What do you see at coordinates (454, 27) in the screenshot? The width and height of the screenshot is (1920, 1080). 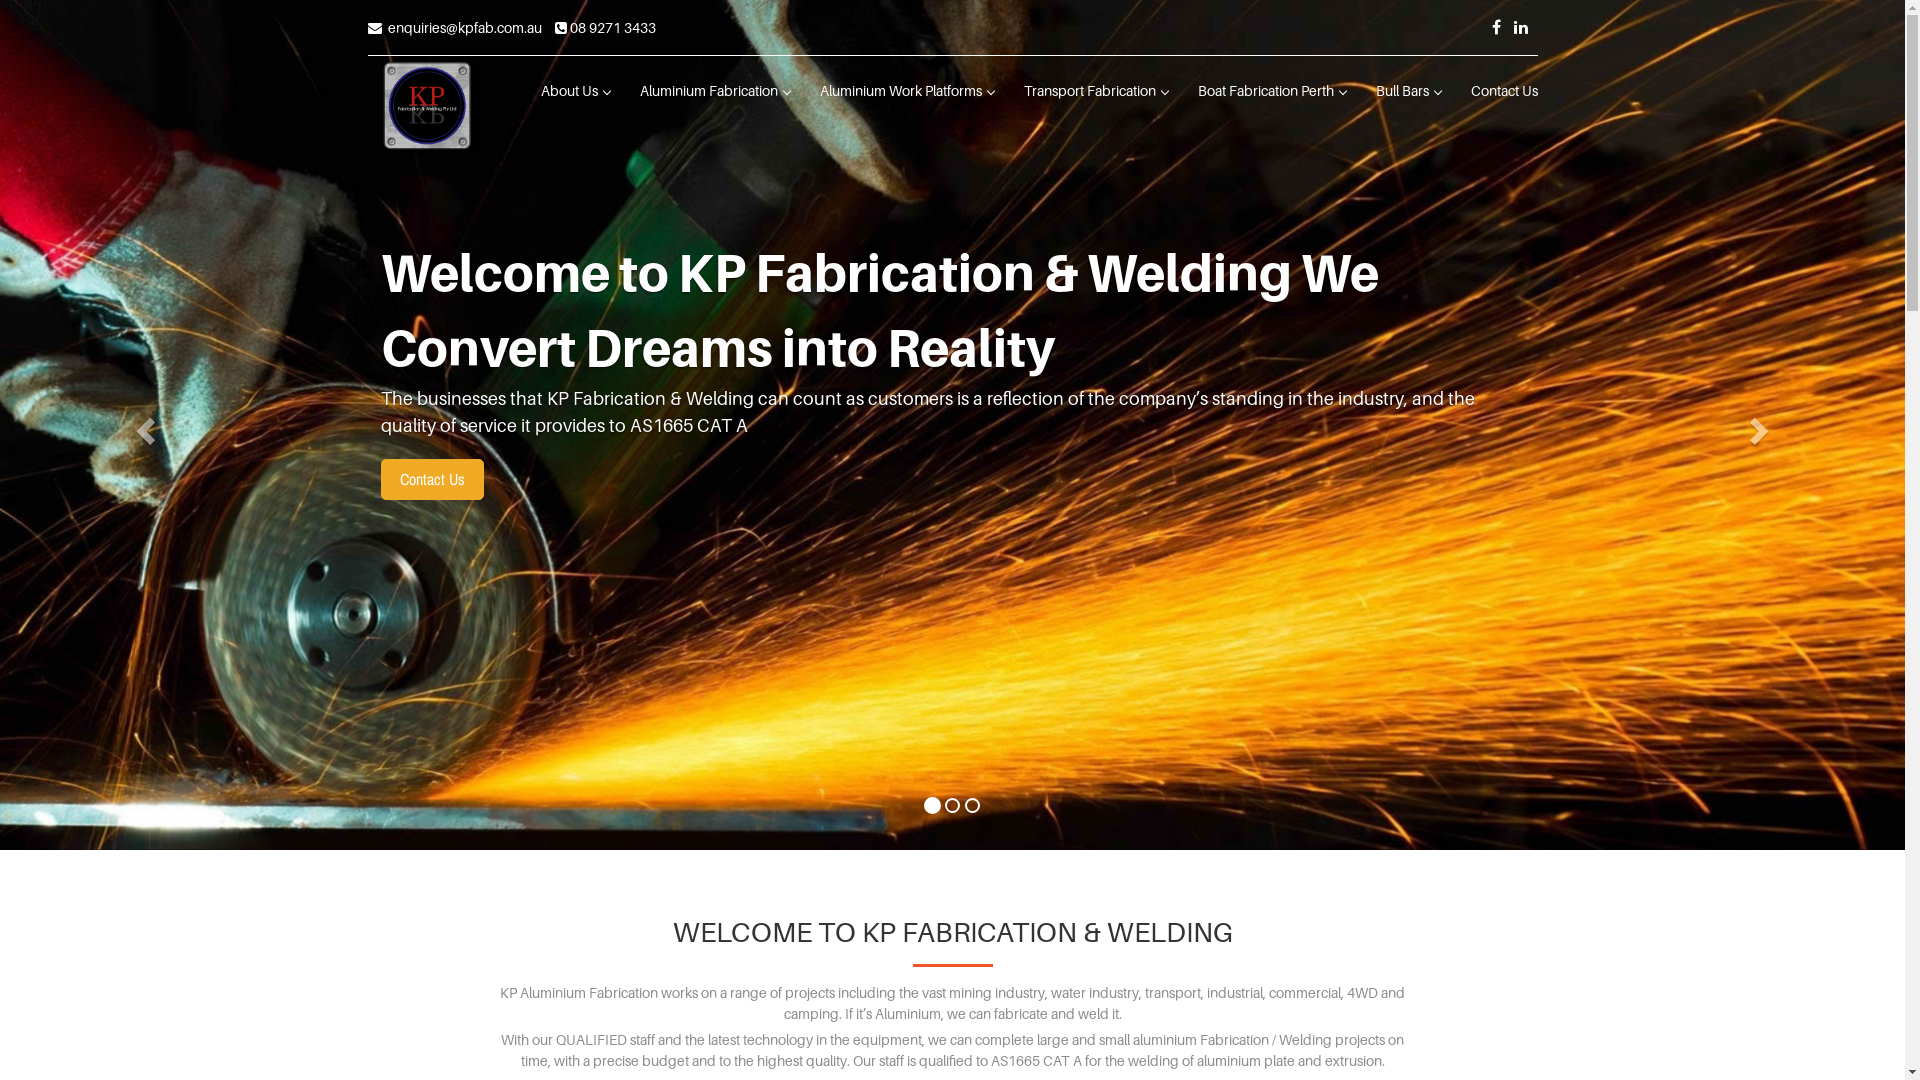 I see `'  enquiries@kpfab.com.au'` at bounding box center [454, 27].